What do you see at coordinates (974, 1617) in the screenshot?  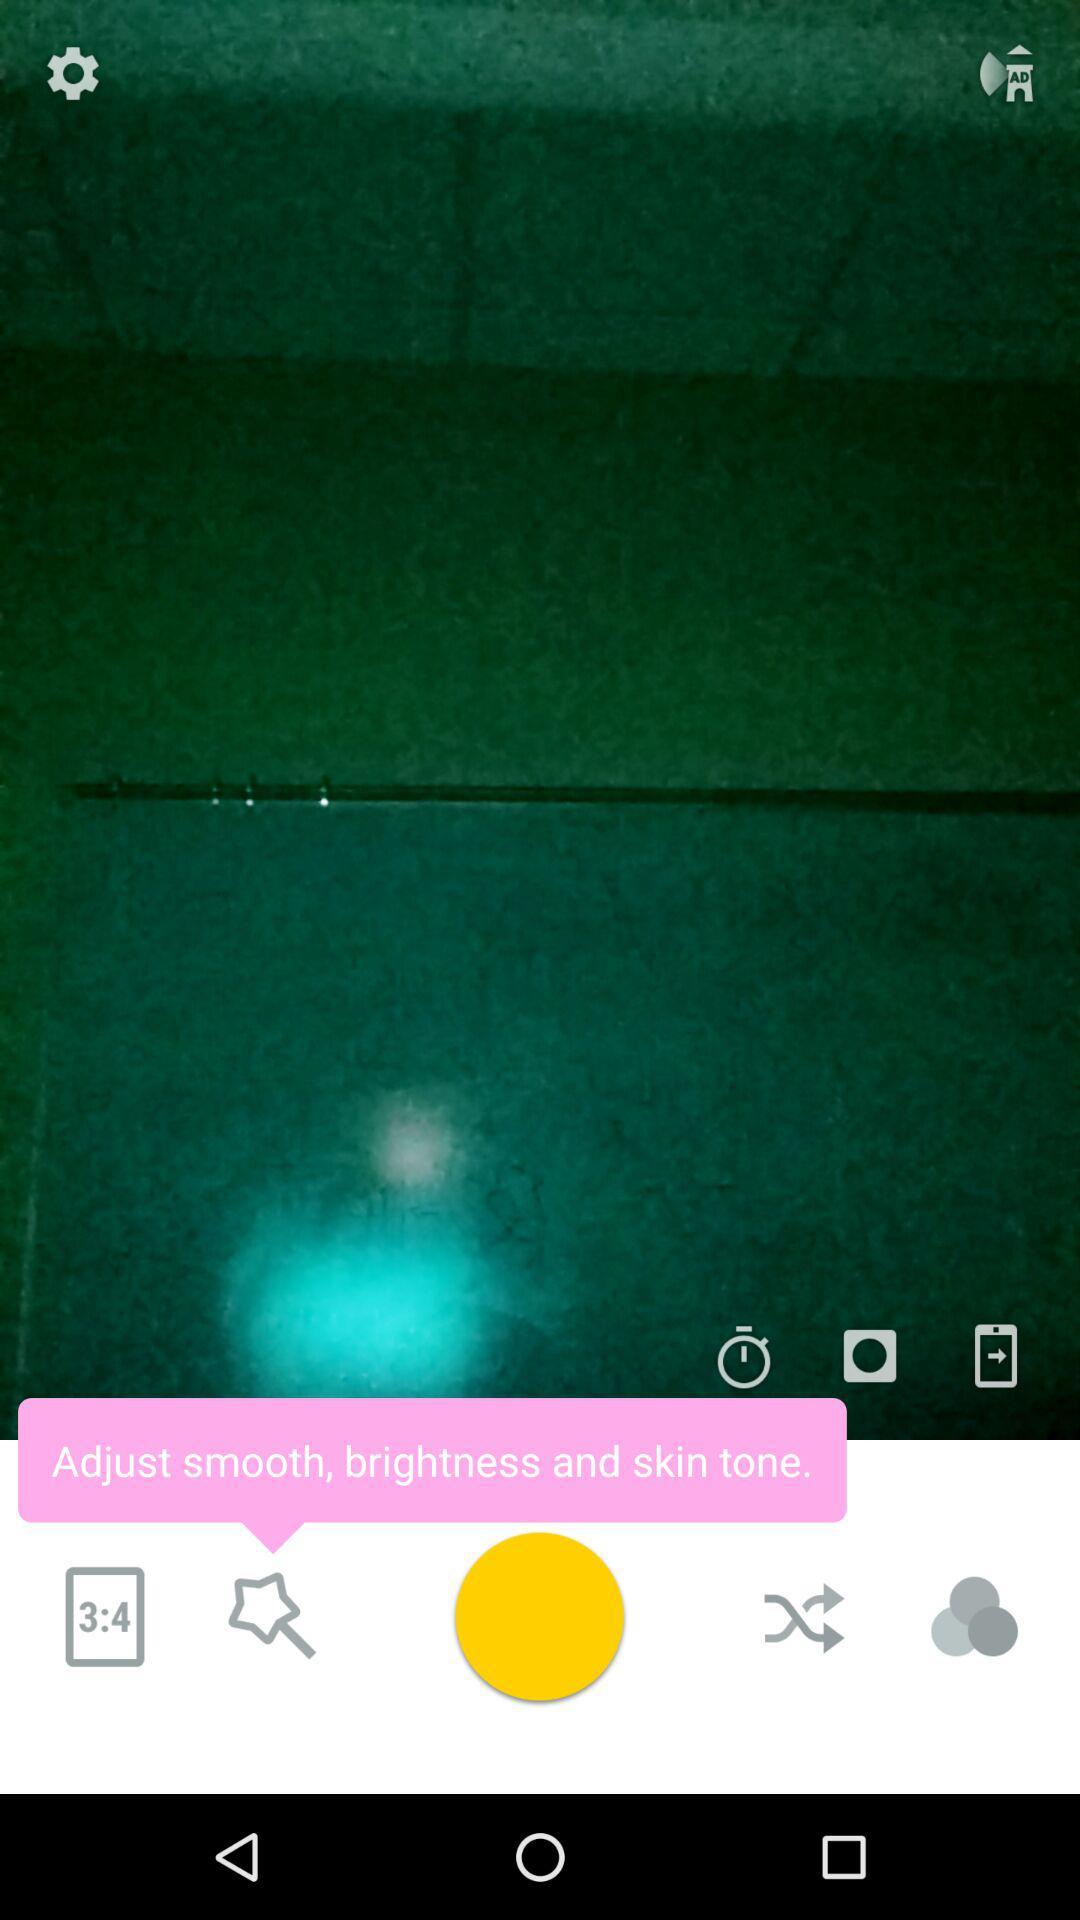 I see `the avatar icon` at bounding box center [974, 1617].